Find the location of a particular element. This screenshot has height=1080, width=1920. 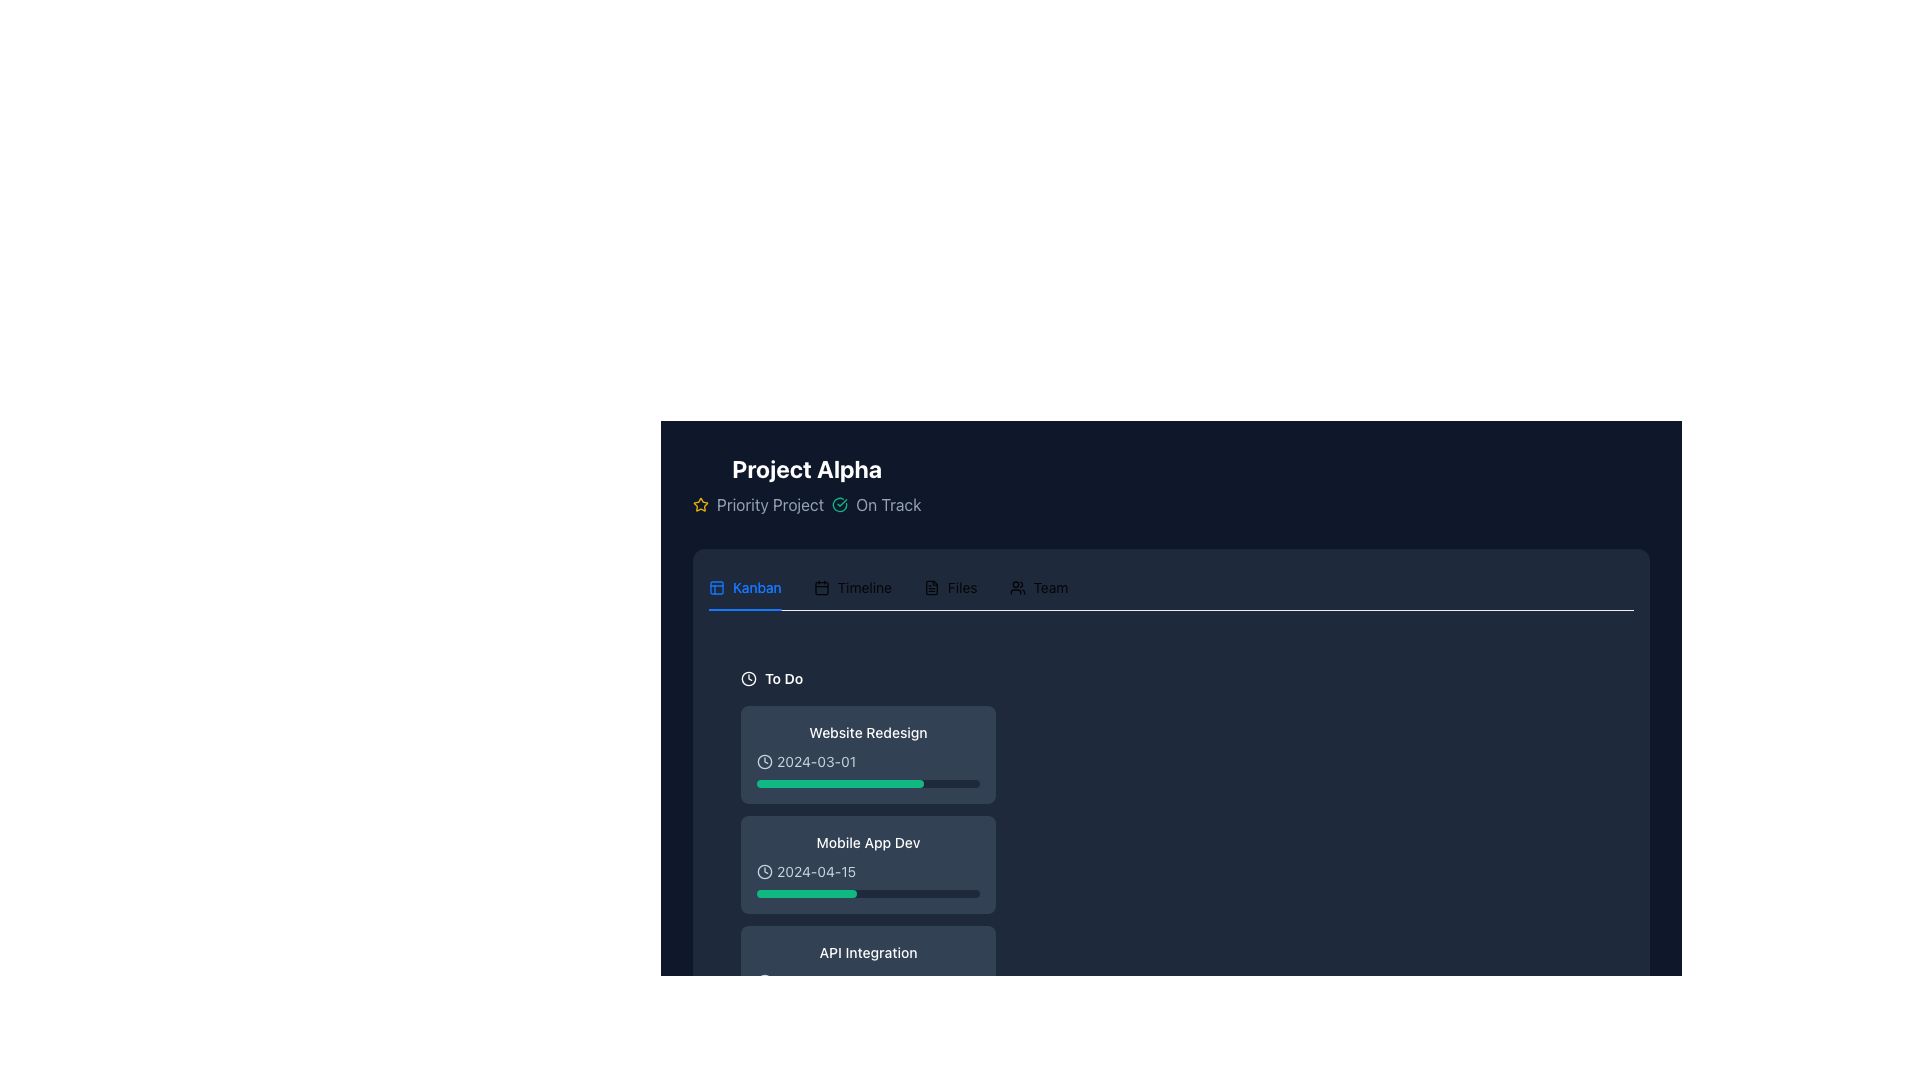

the progress bar segment that visually represents 75% completion of the task within the 'Mobile App Dev' card is located at coordinates (840, 782).